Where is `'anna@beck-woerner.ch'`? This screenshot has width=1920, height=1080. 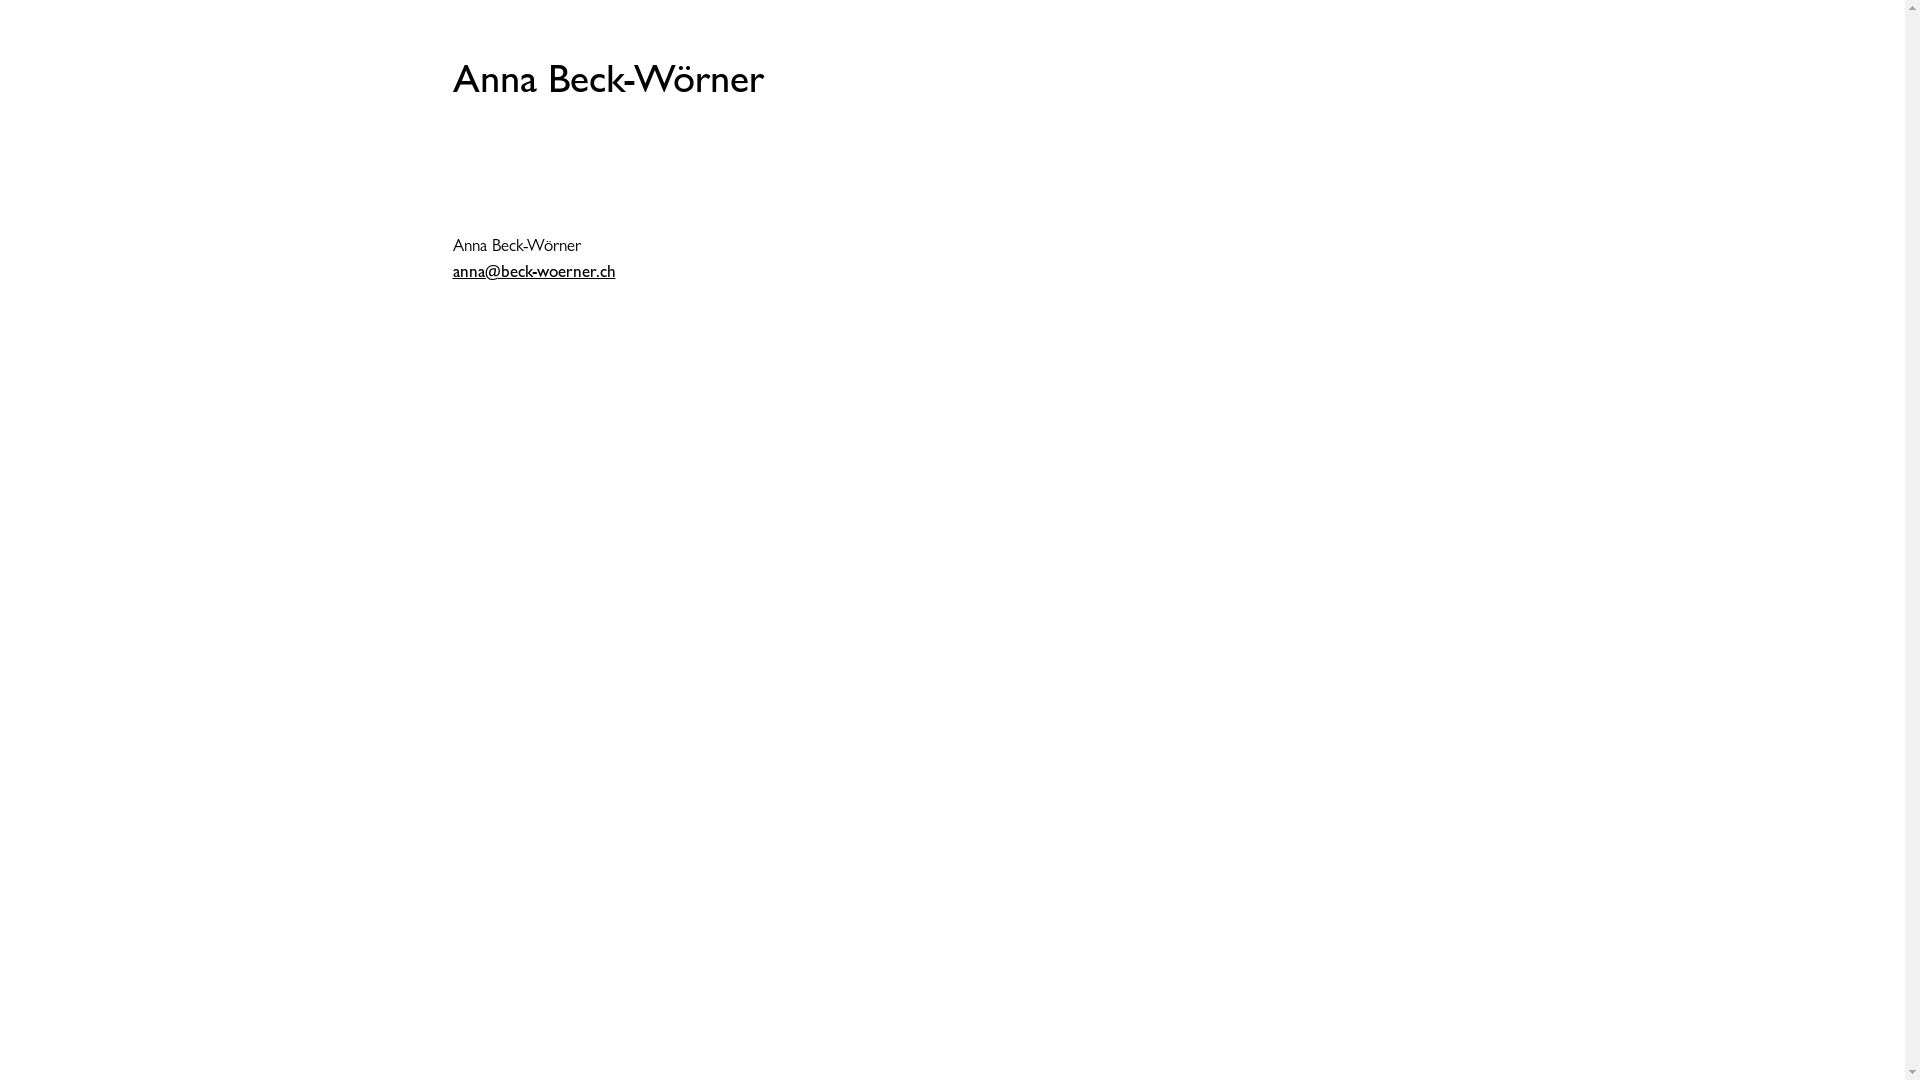
'anna@beck-woerner.ch' is located at coordinates (533, 270).